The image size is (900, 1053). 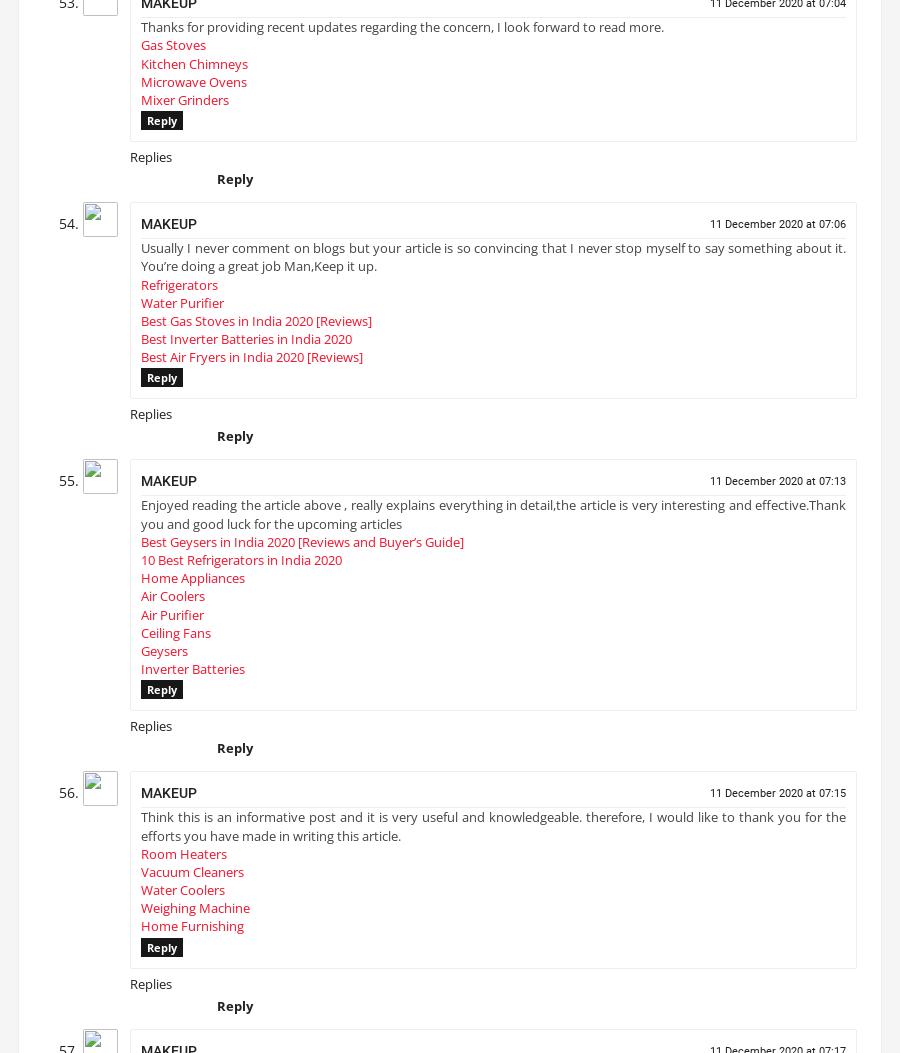 I want to click on 'Usually I never comment on blogs but your article is so convincing that I never stop myself to say something about it. You’re doing a great job Man,Keep it up.', so click(x=492, y=264).